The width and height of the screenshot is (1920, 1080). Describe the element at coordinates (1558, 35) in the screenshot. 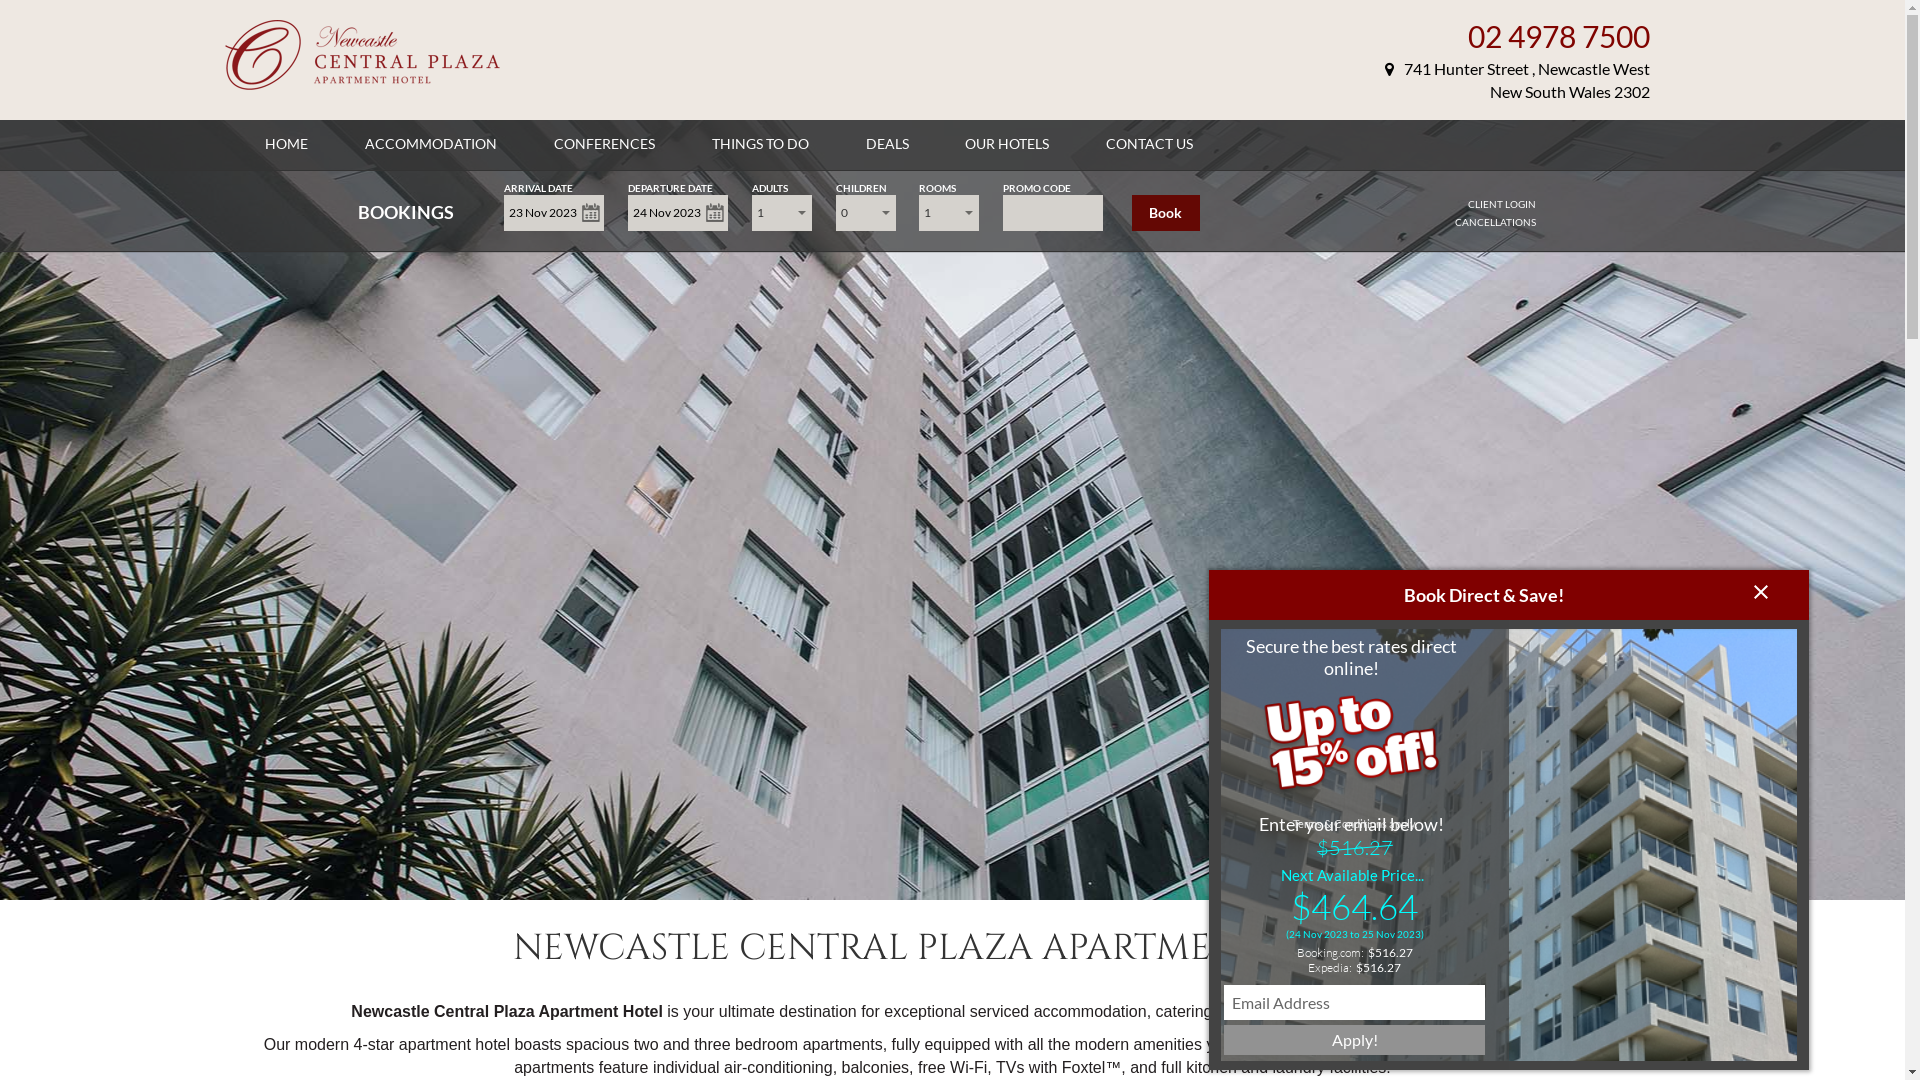

I see `'02 4978 7500'` at that location.